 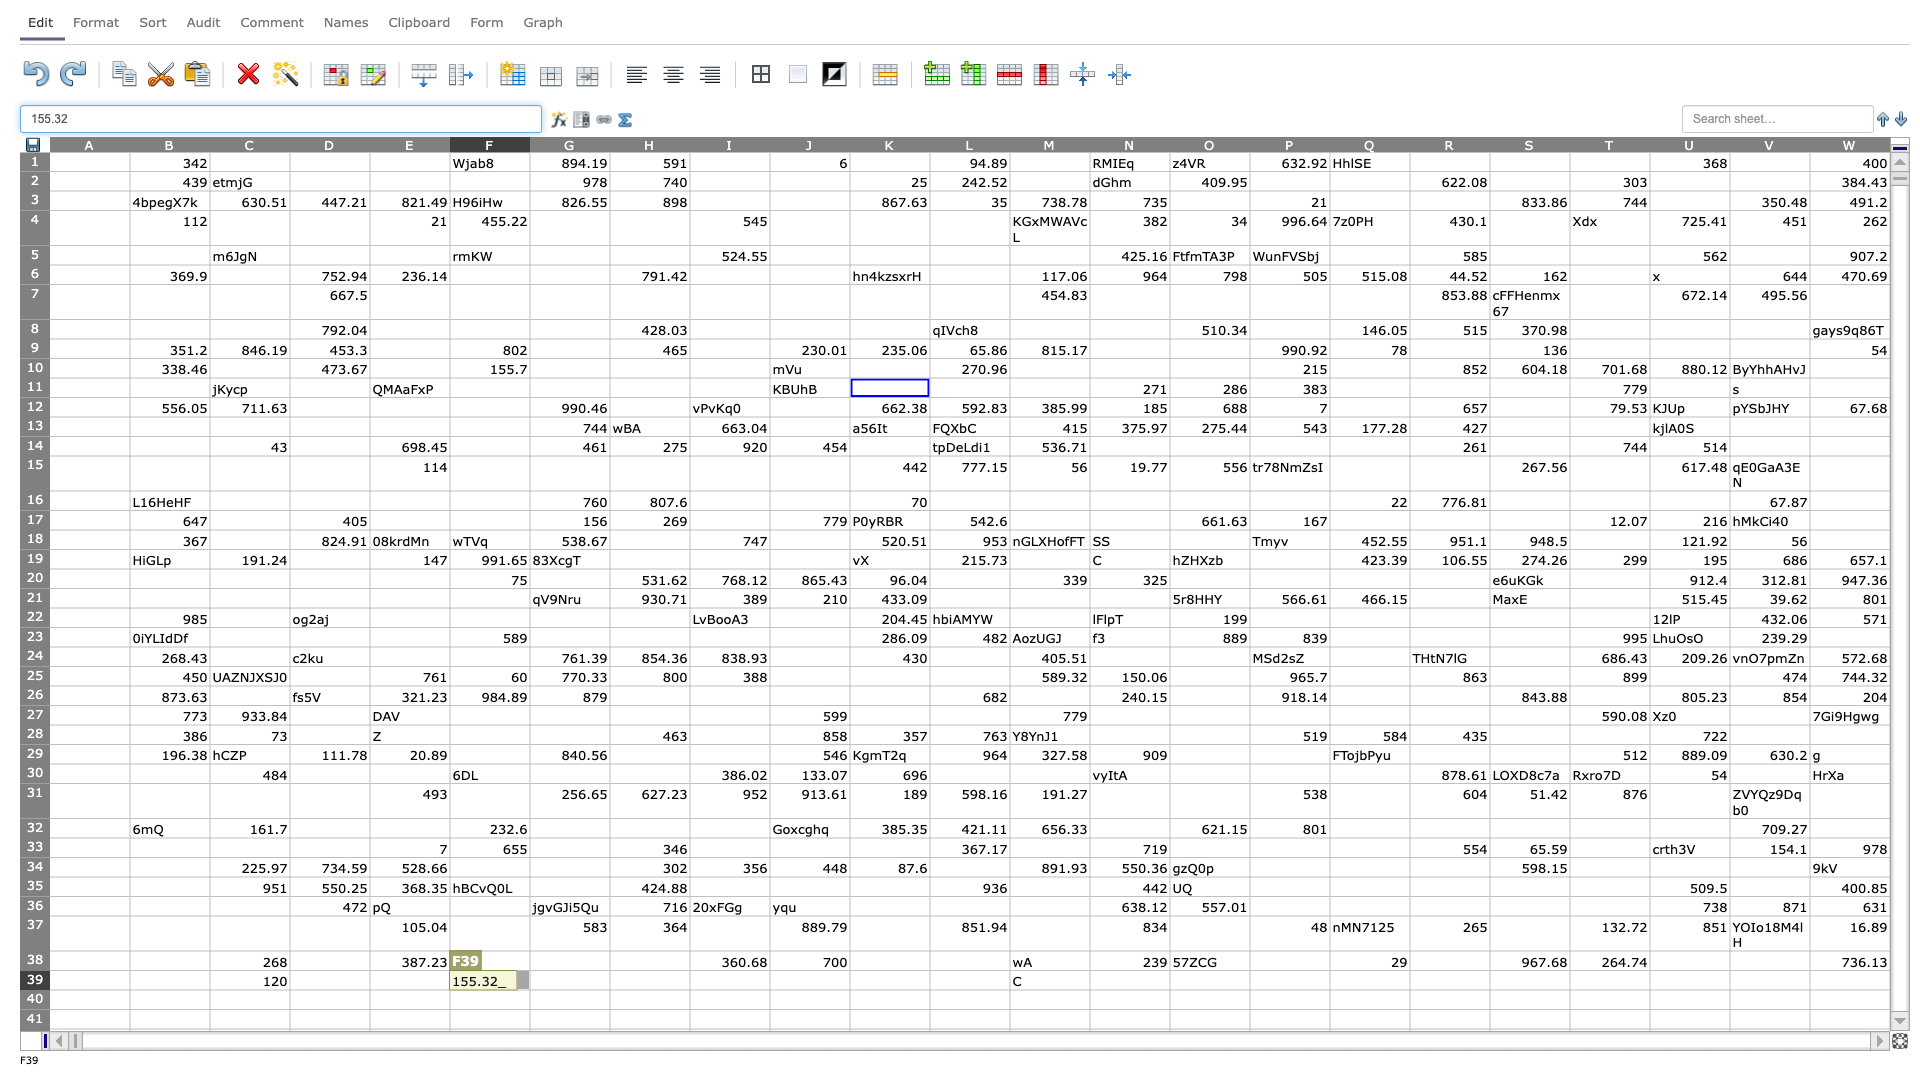 What do you see at coordinates (529, 979) in the screenshot?
I see `Left side boundary of G39` at bounding box center [529, 979].